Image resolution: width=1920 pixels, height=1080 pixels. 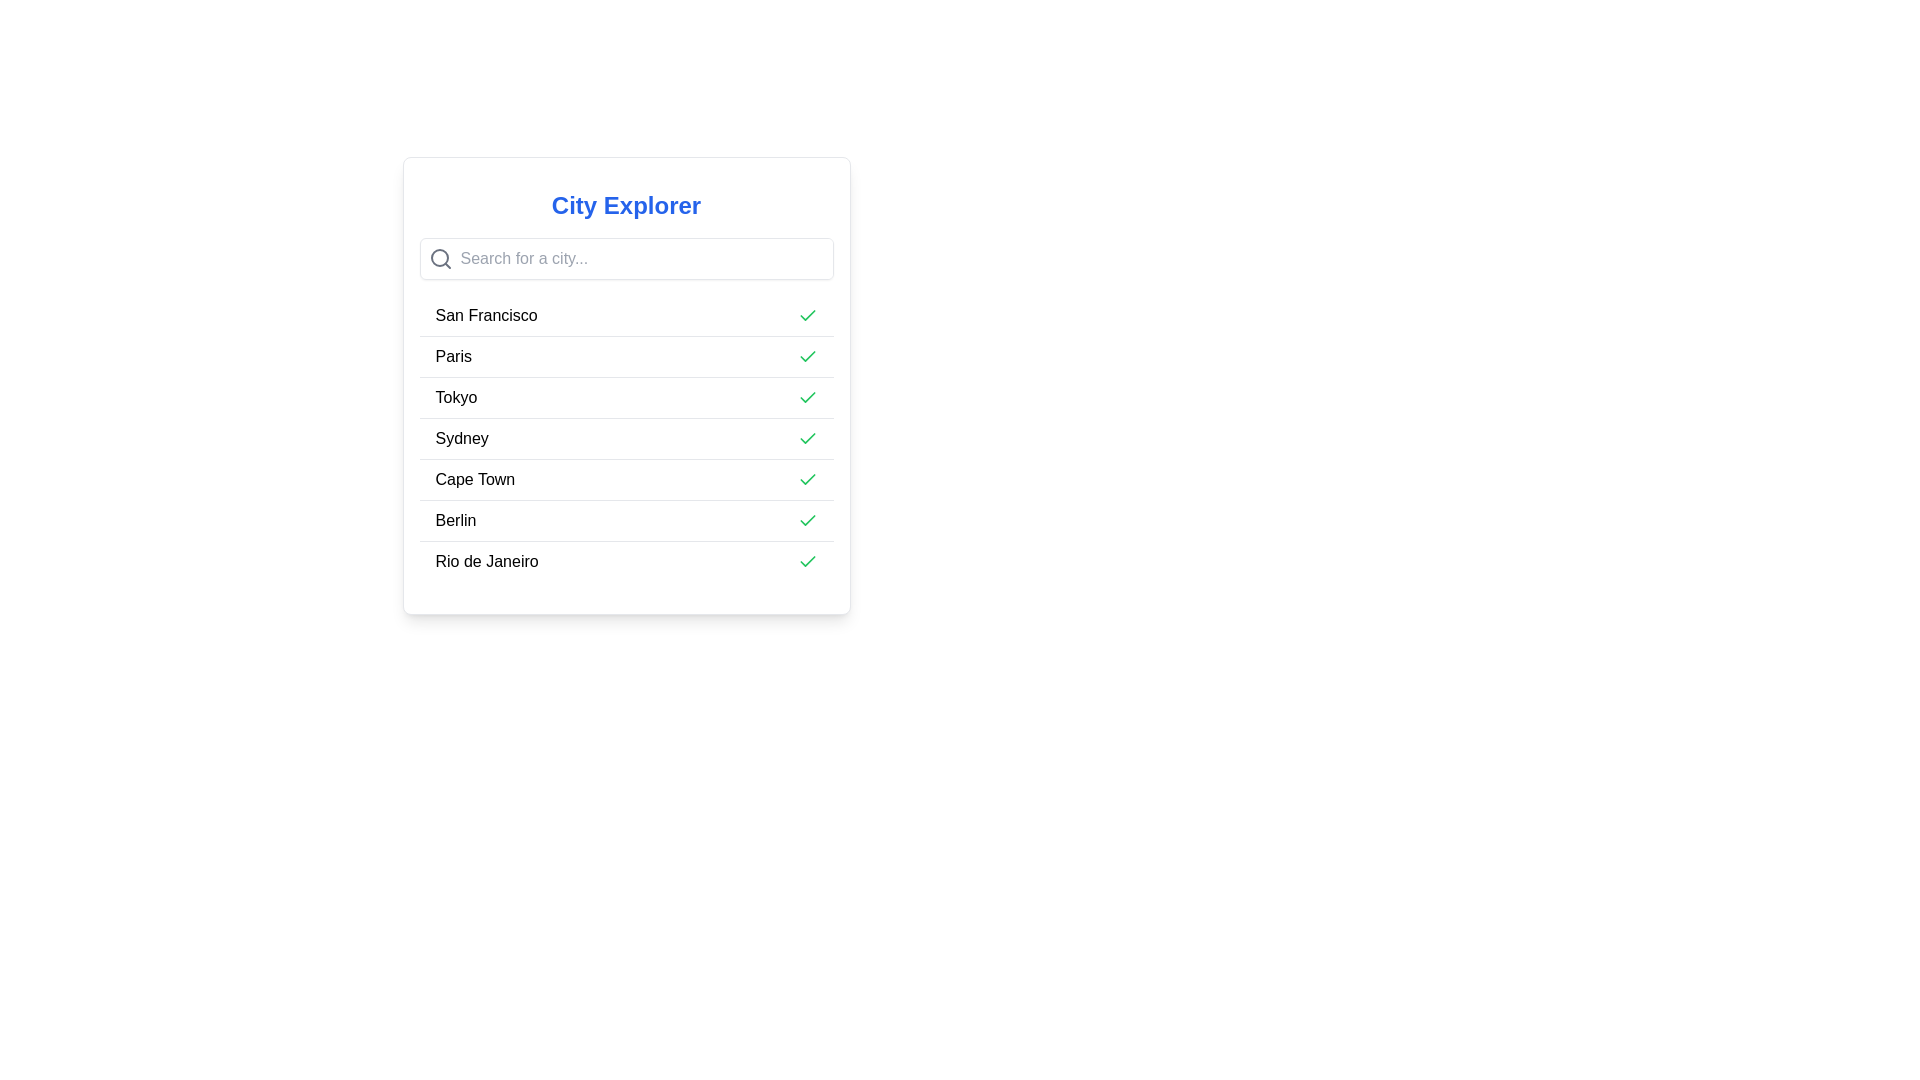 I want to click on the search input field for city exploration by clicking on it, so click(x=625, y=257).